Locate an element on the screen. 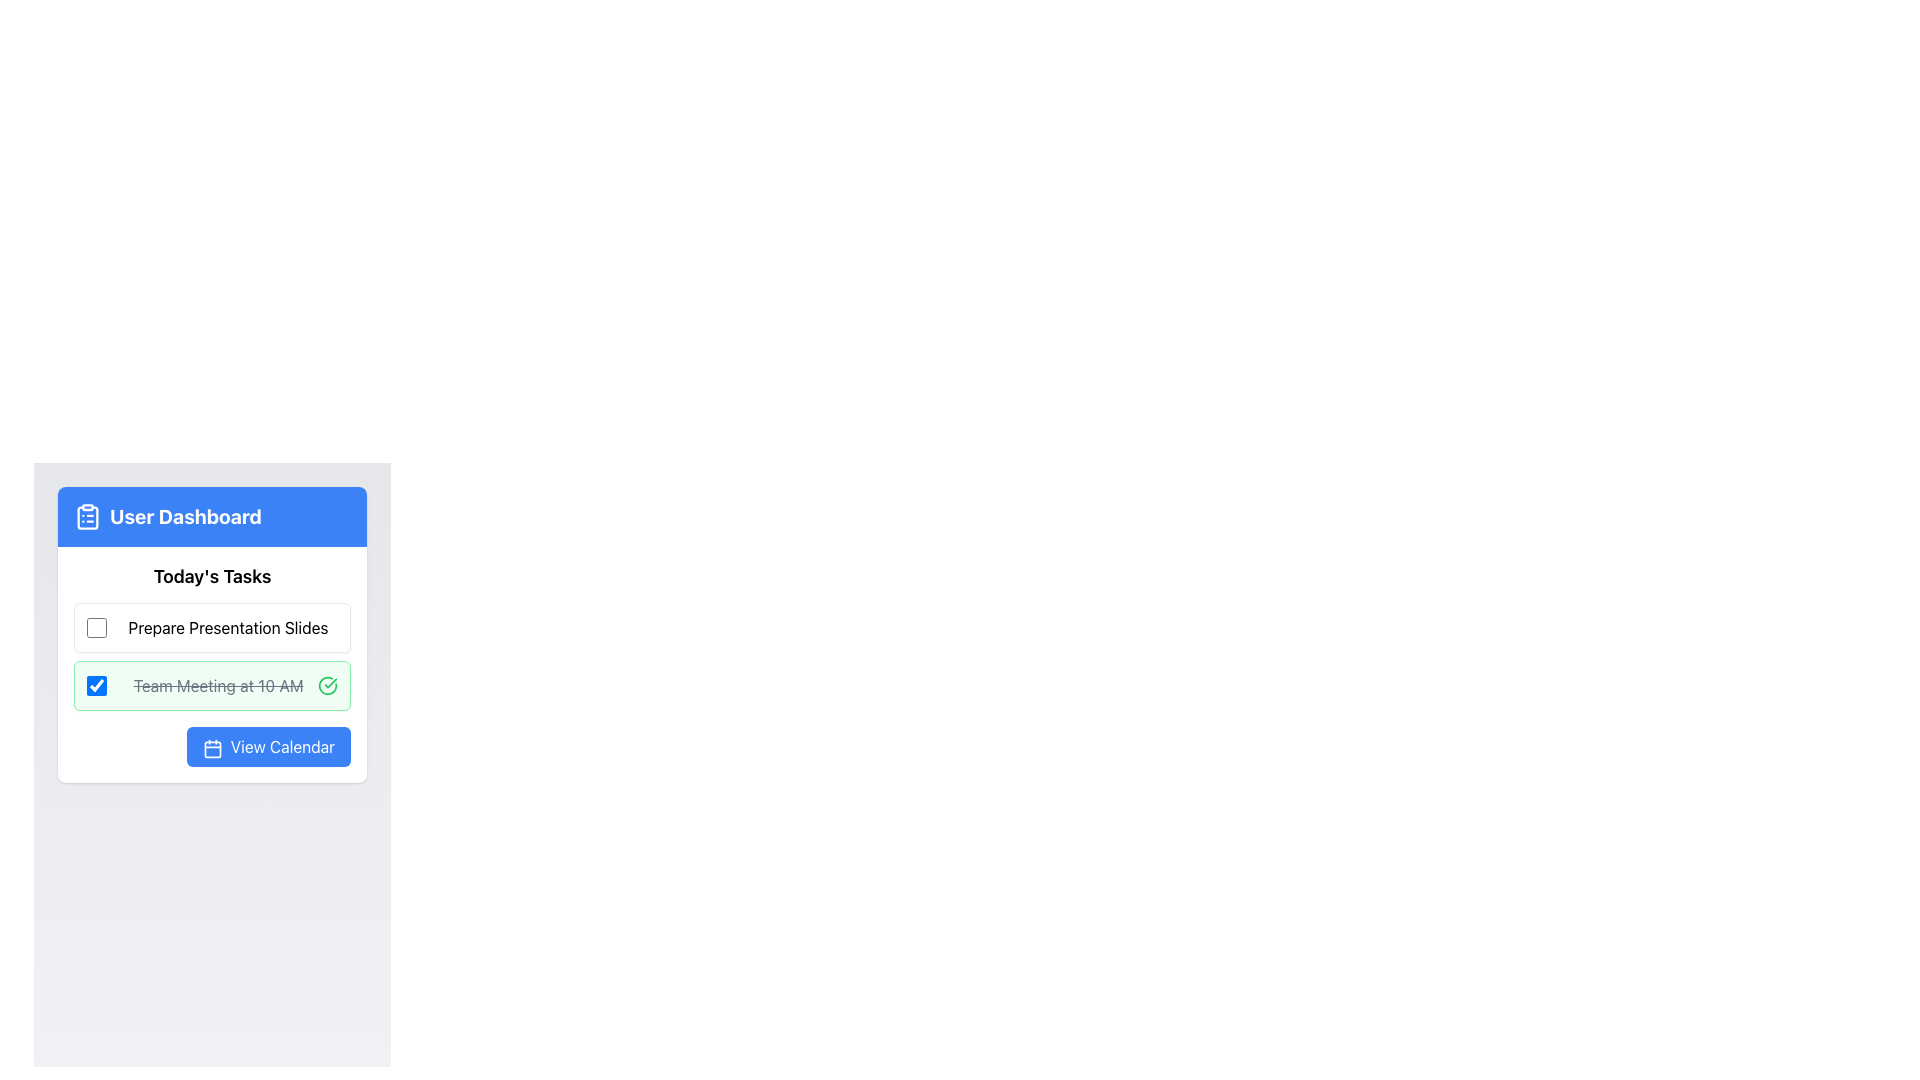 The width and height of the screenshot is (1920, 1080). the more options icon located next to the checked checkbox of the subtask labeled 'Team Meeting at 10 AM' in the 'Today's Tasks' section of the User Dashboard is located at coordinates (212, 664).